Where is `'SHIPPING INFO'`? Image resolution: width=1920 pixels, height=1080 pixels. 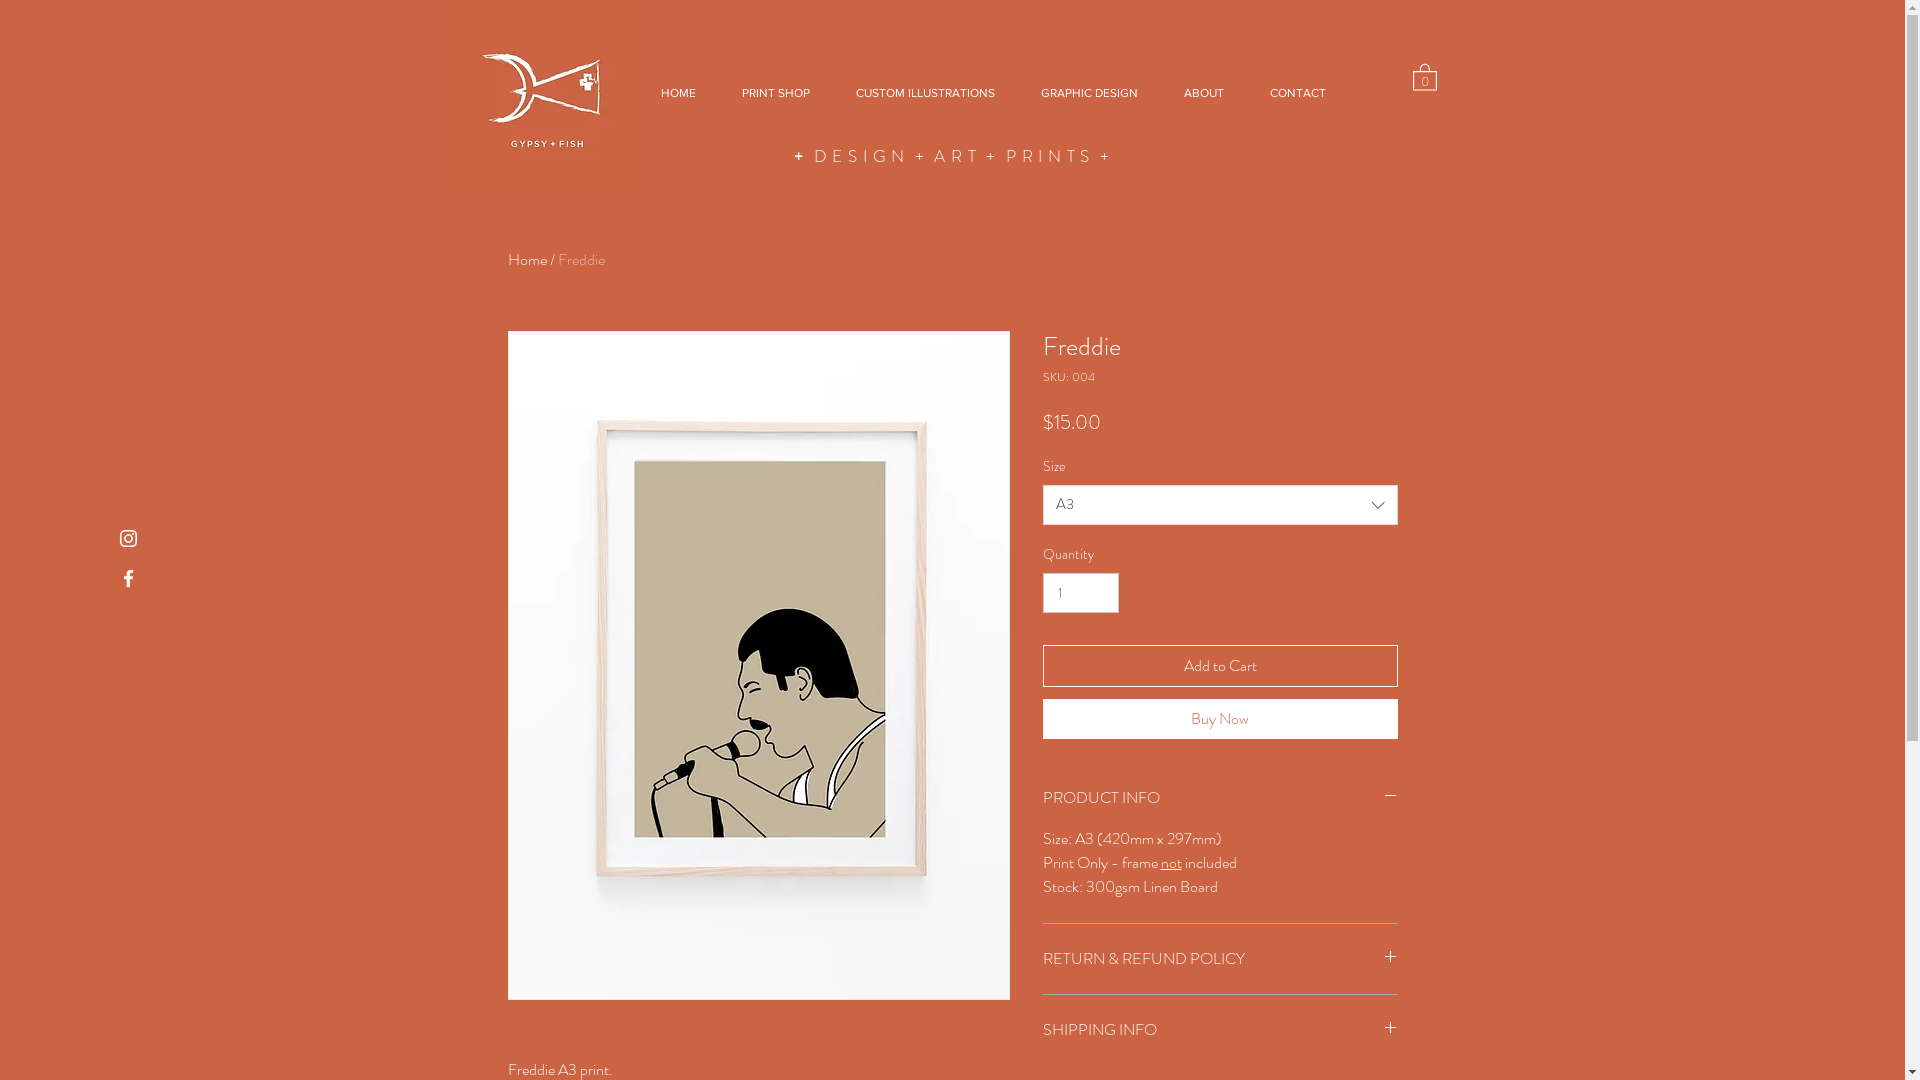 'SHIPPING INFO' is located at coordinates (1218, 1029).